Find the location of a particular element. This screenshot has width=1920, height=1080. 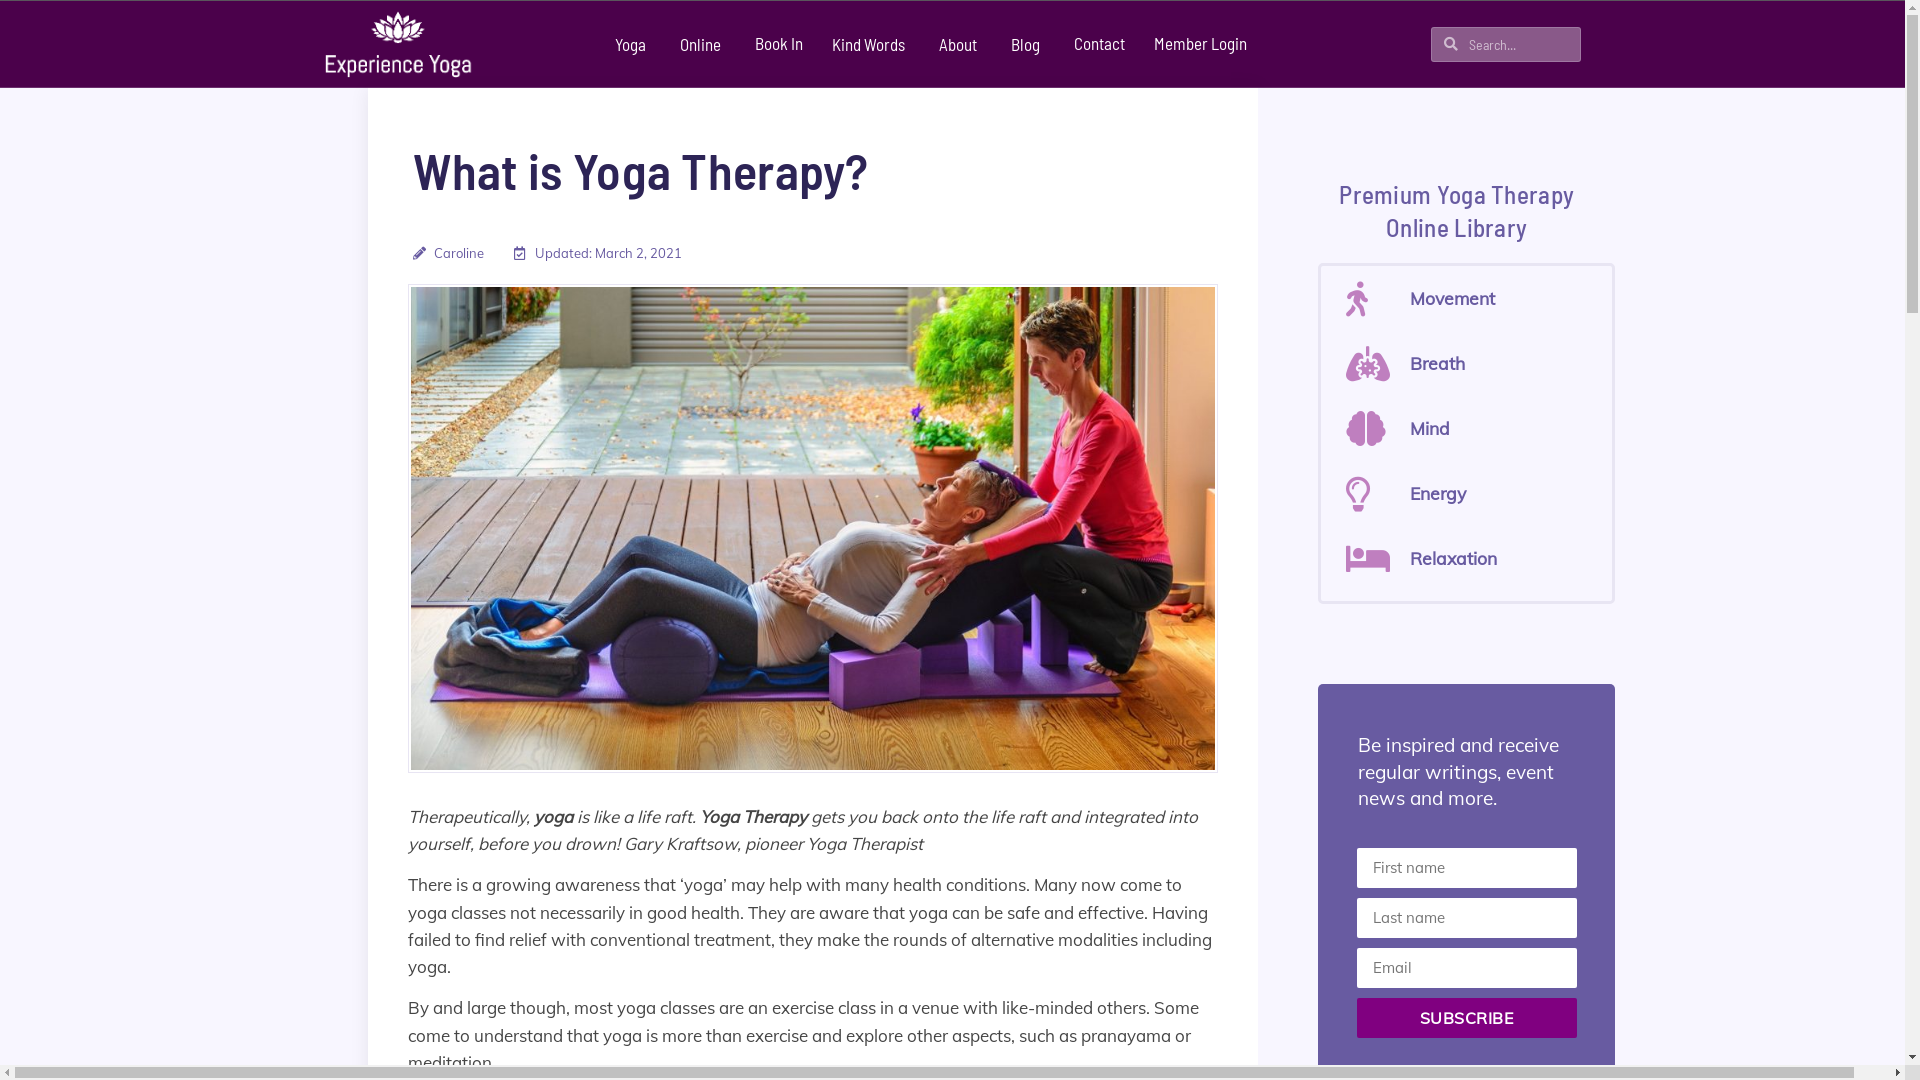

'SUBSCRIBE' is located at coordinates (1467, 1018).